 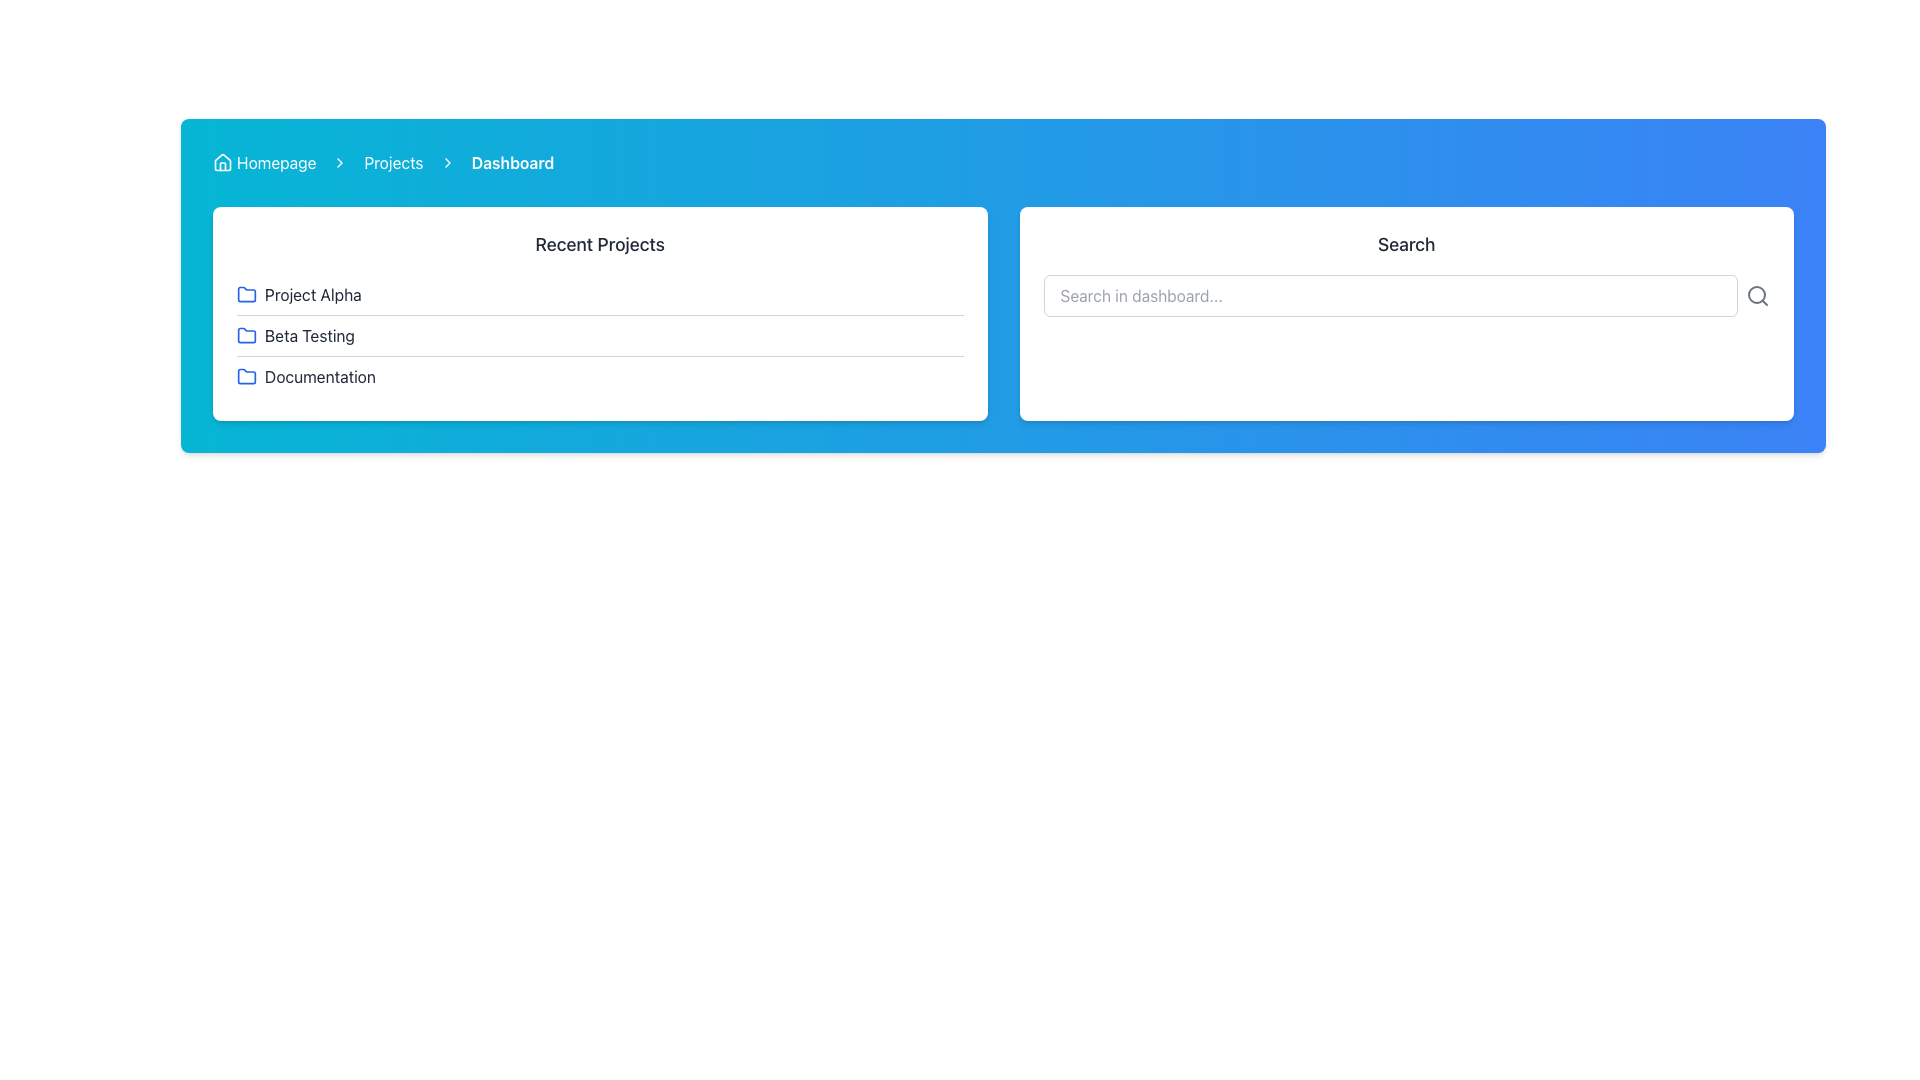 I want to click on the right-facing chevron icon in the breadcrumb navigation bar, which is the third chevron icon between the 'Projects' link and the 'Dashboard' label, so click(x=446, y=161).